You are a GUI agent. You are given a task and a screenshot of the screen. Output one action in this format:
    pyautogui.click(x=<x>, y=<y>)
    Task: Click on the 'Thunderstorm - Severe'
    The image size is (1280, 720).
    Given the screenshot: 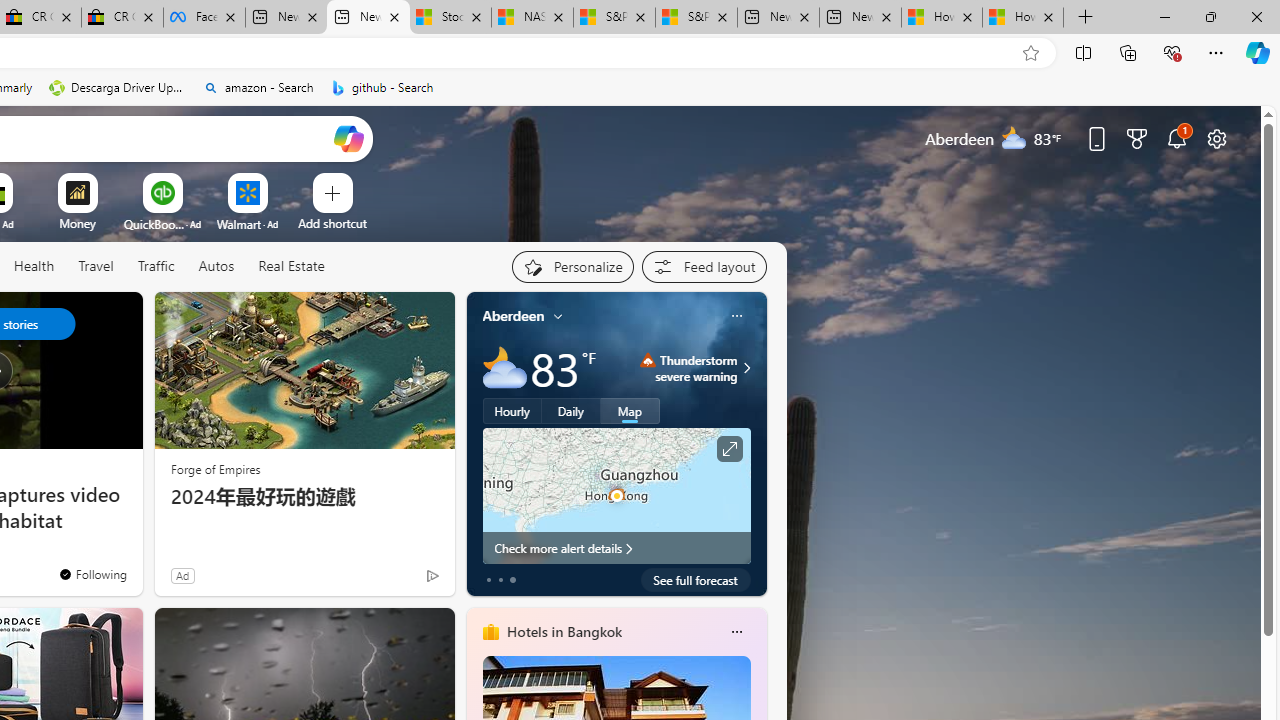 What is the action you would take?
    pyautogui.click(x=648, y=360)
    